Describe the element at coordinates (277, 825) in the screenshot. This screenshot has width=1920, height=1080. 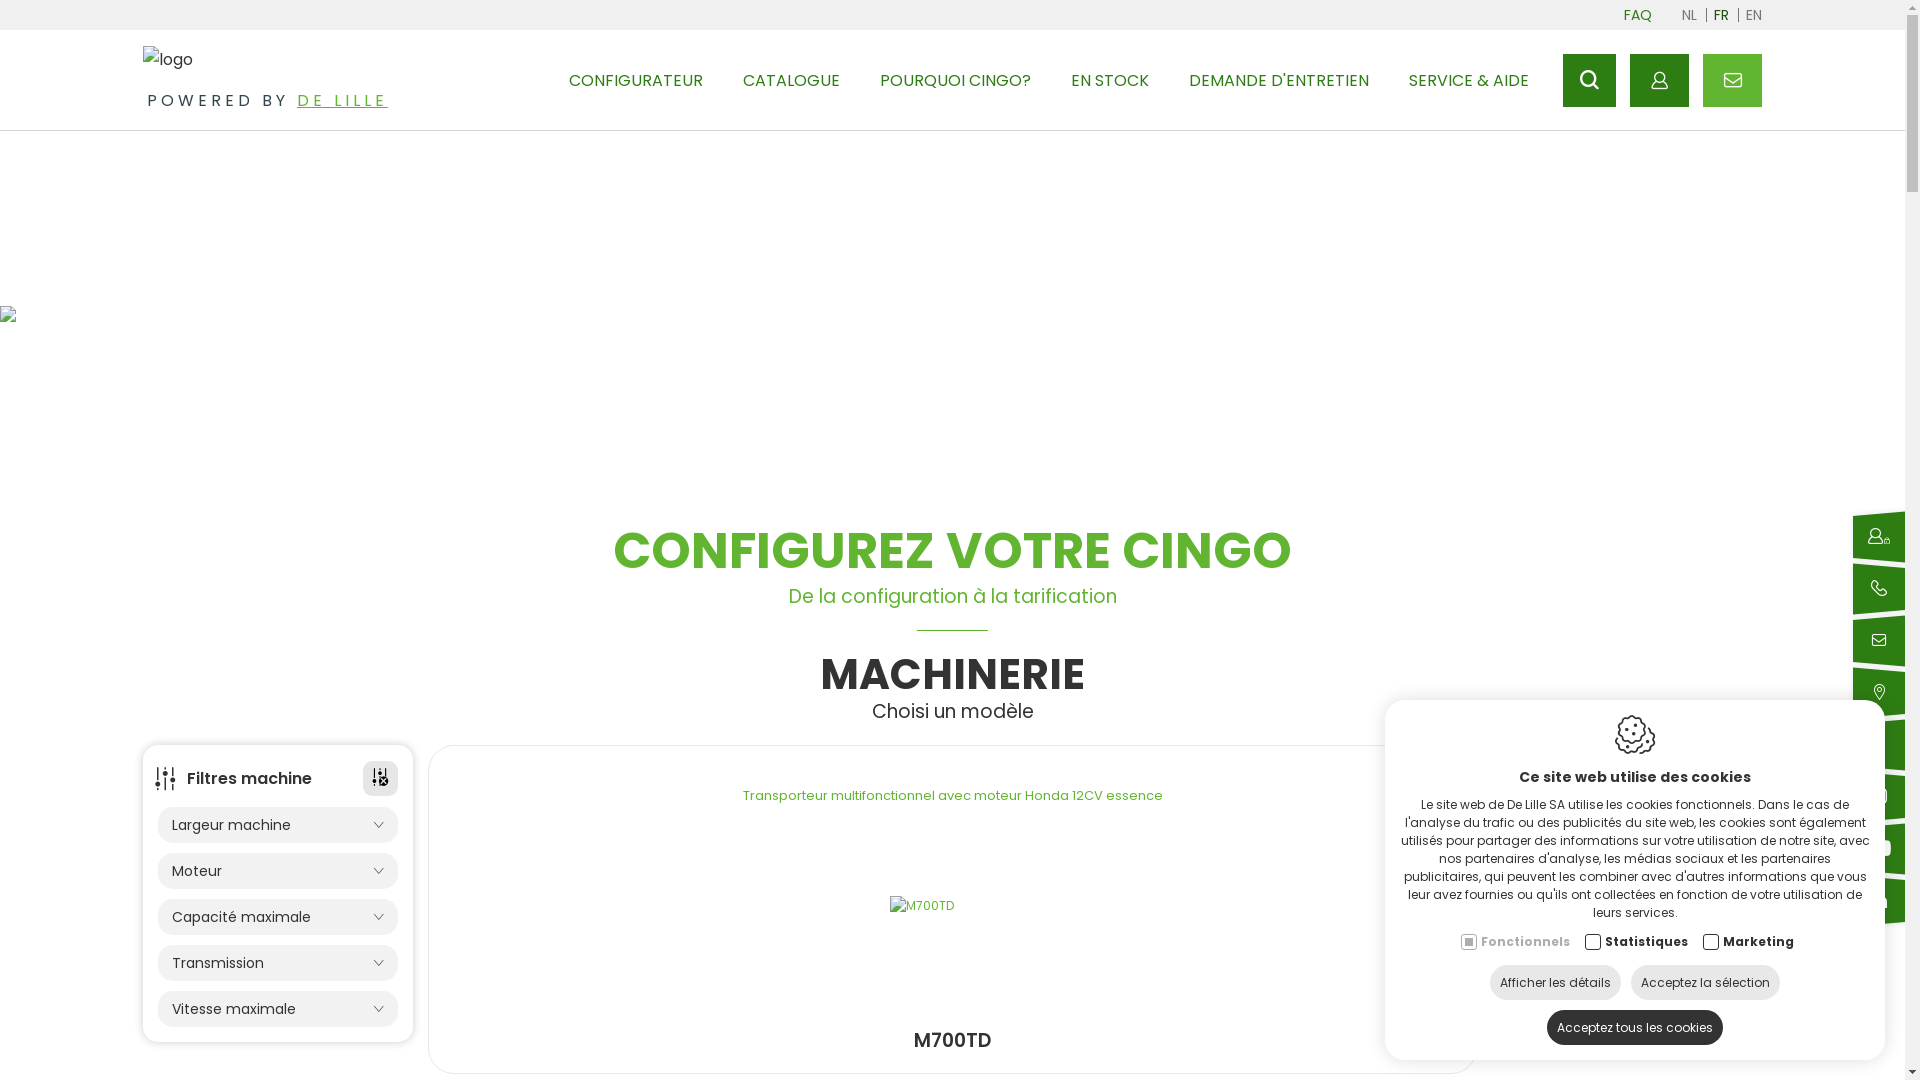
I see `'Largeur machine'` at that location.